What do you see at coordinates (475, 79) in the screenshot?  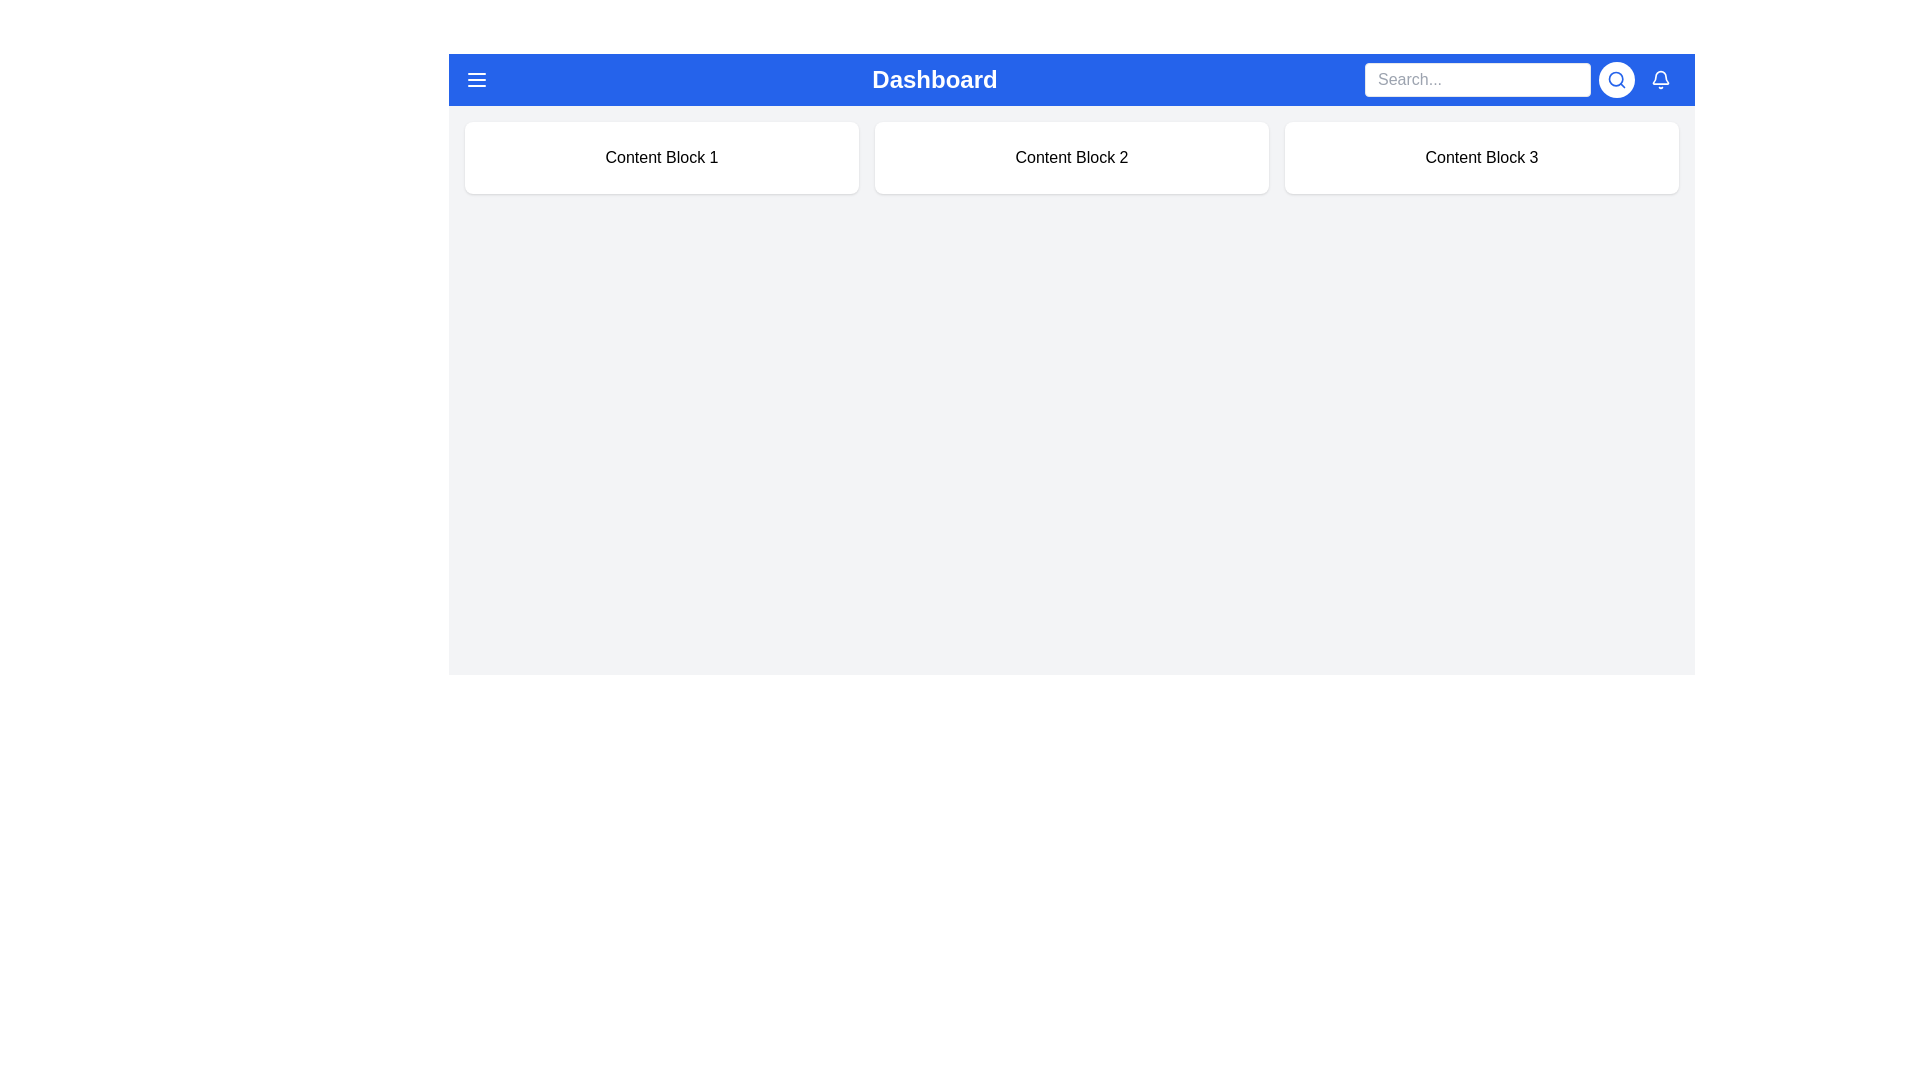 I see `the menu icon, represented by three horizontal lines, located in the blue navigation bar at the top of the interface` at bounding box center [475, 79].